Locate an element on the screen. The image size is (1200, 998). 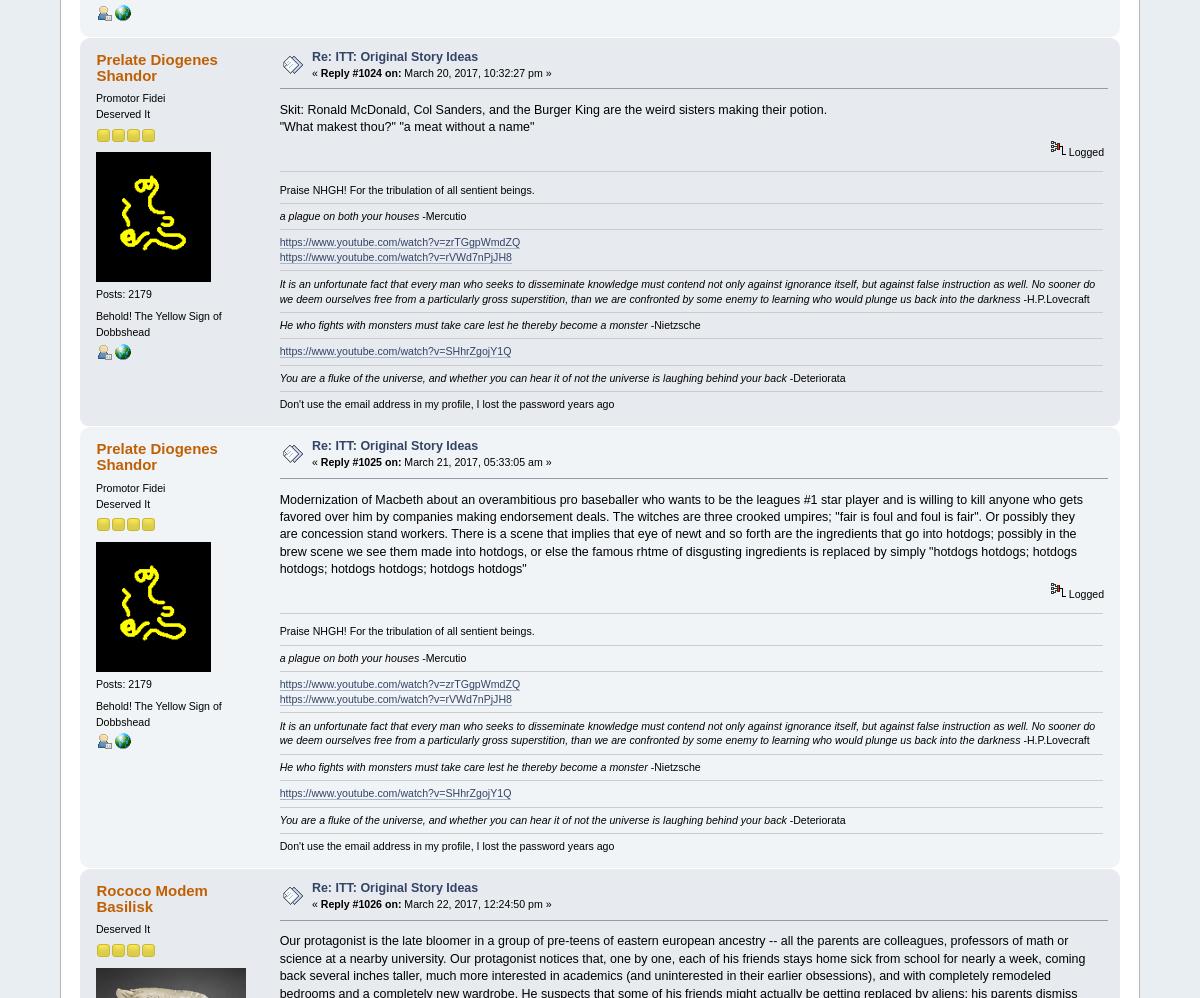
'March 21, 2017, 05:33:05 am »' is located at coordinates (475, 460).